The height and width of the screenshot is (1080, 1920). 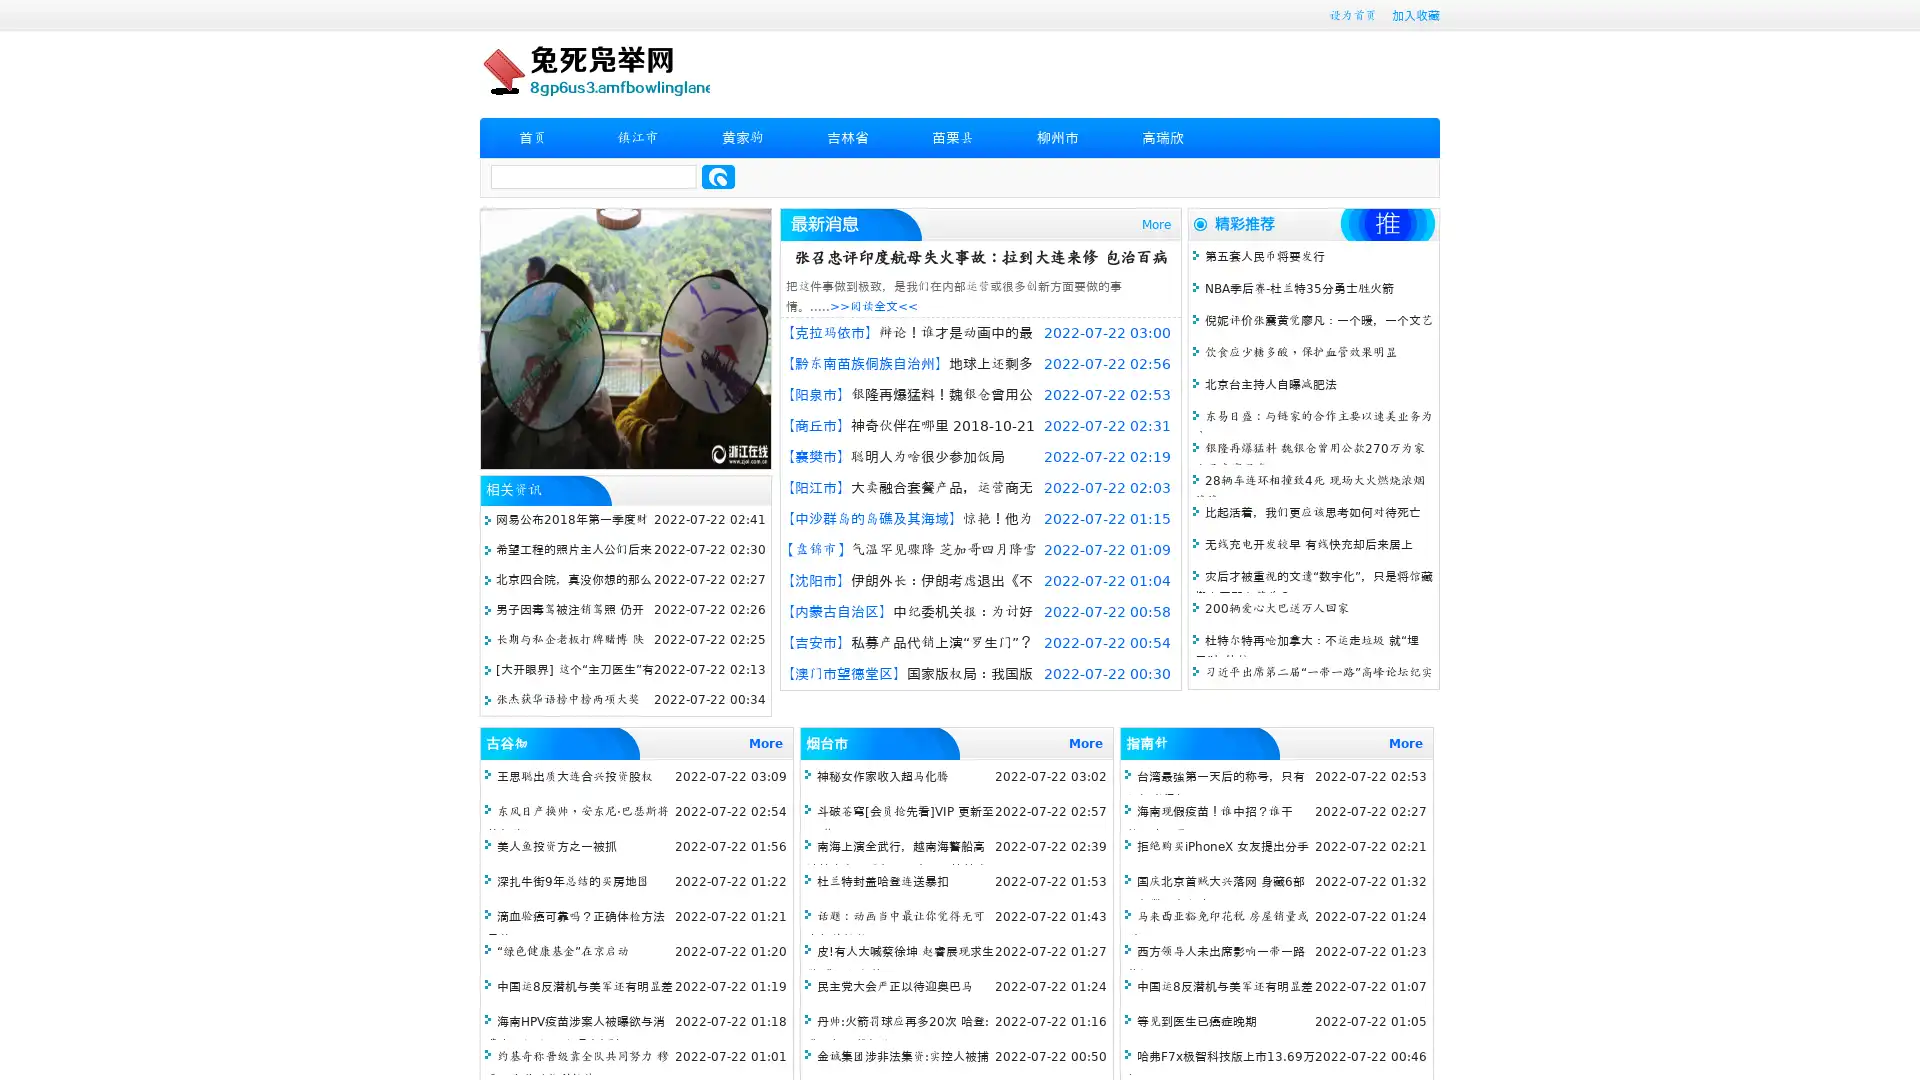 I want to click on Search, so click(x=718, y=176).